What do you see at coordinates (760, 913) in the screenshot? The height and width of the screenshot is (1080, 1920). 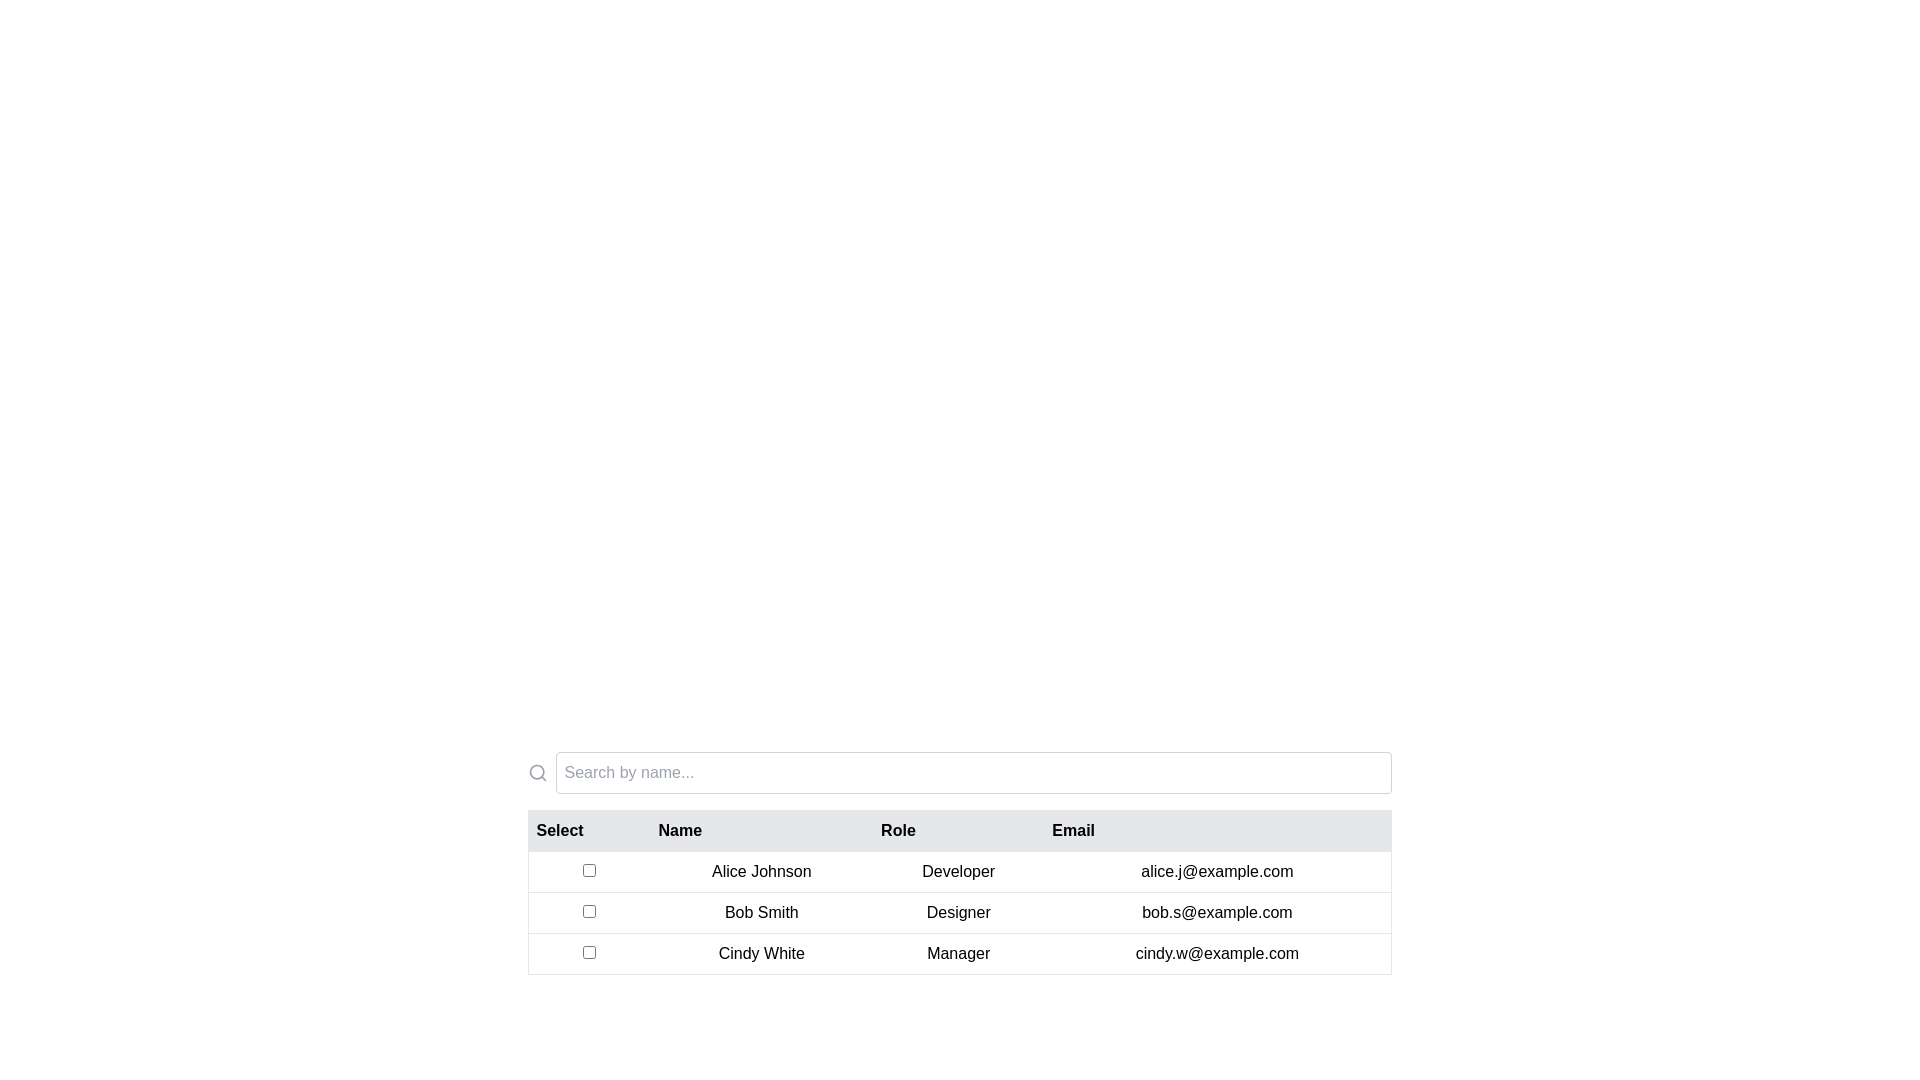 I see `on the text label displaying 'Bob Smith' located in the second row of the data table` at bounding box center [760, 913].